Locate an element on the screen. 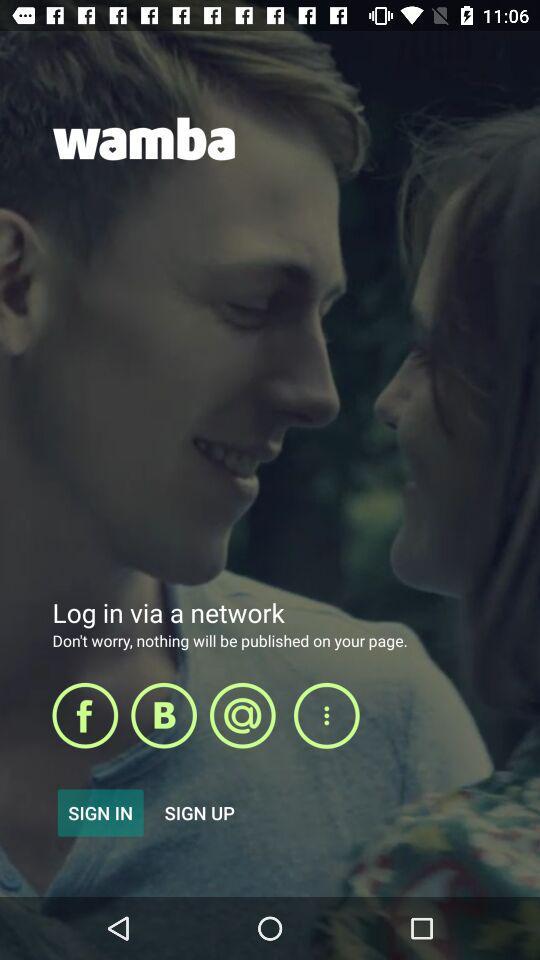 The width and height of the screenshot is (540, 960). click the app icon is located at coordinates (163, 715).